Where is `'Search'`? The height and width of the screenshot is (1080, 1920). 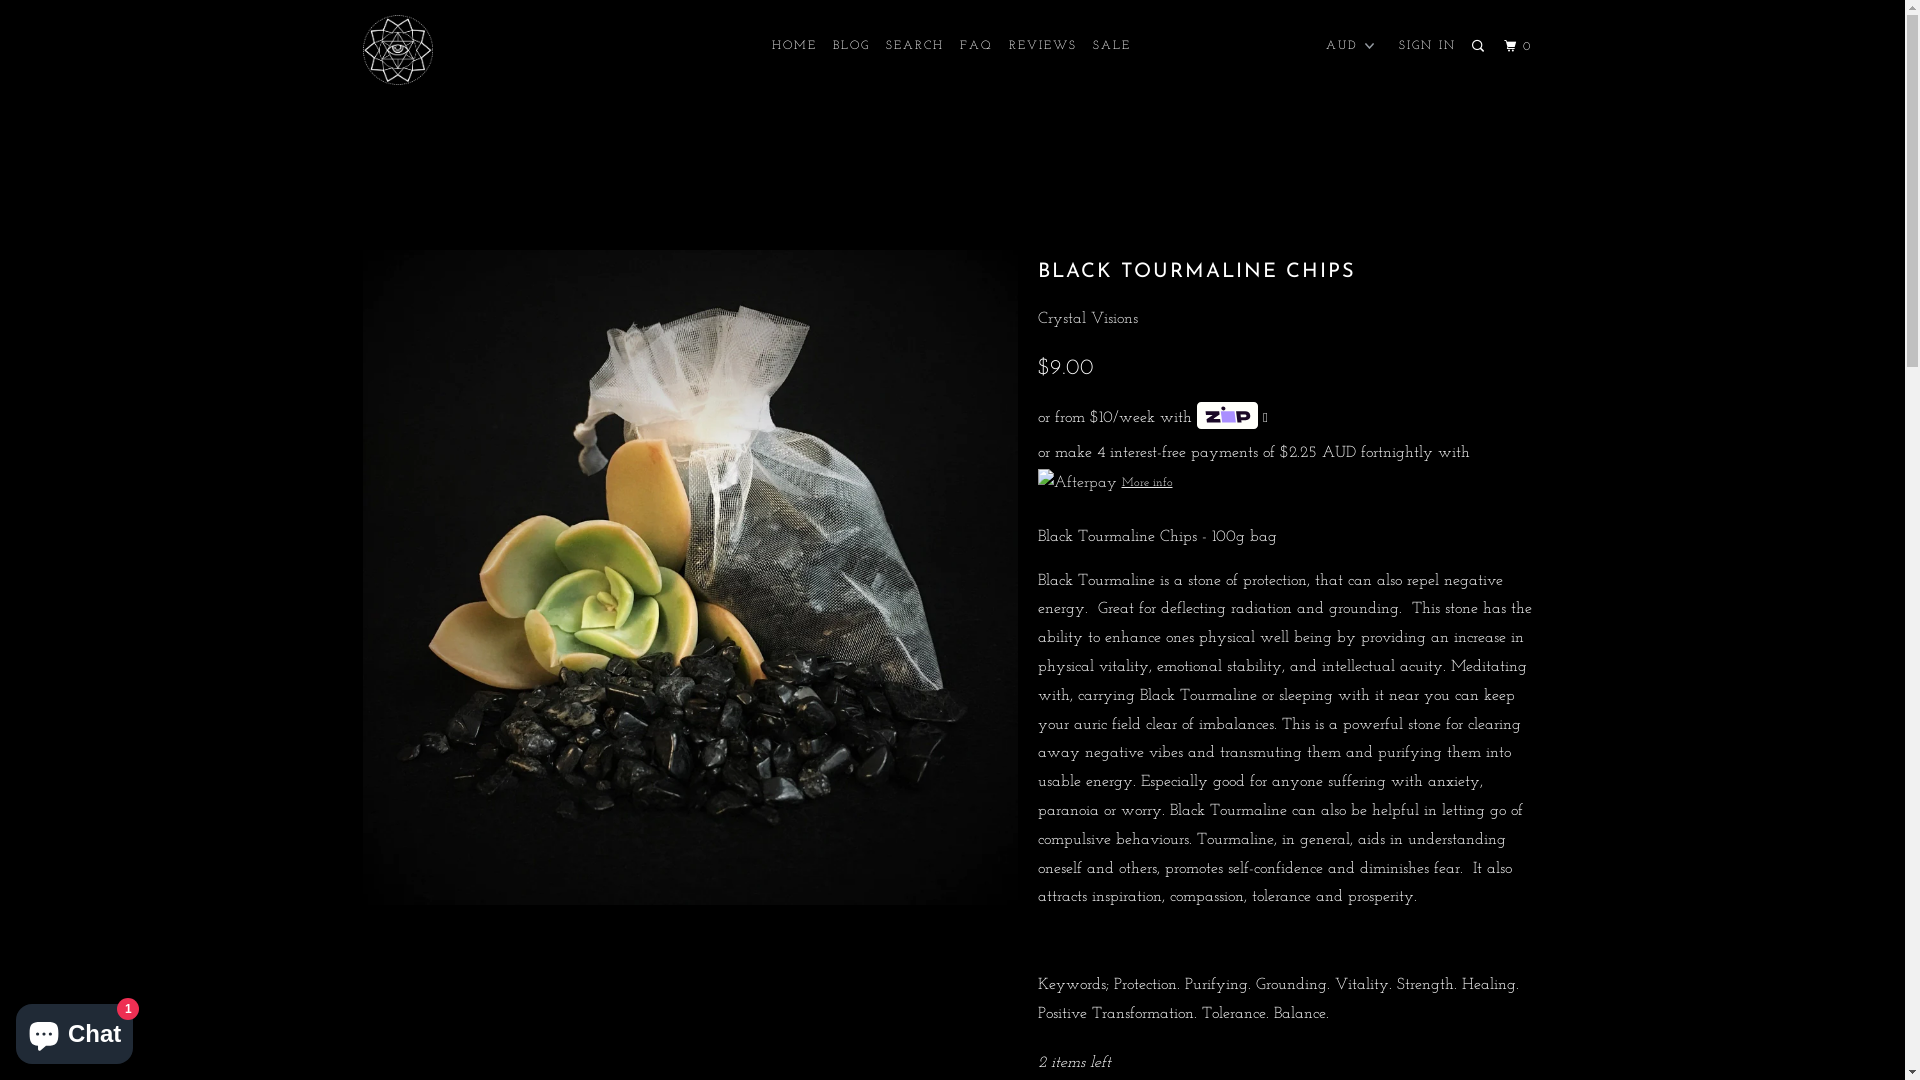 'Search' is located at coordinates (1468, 45).